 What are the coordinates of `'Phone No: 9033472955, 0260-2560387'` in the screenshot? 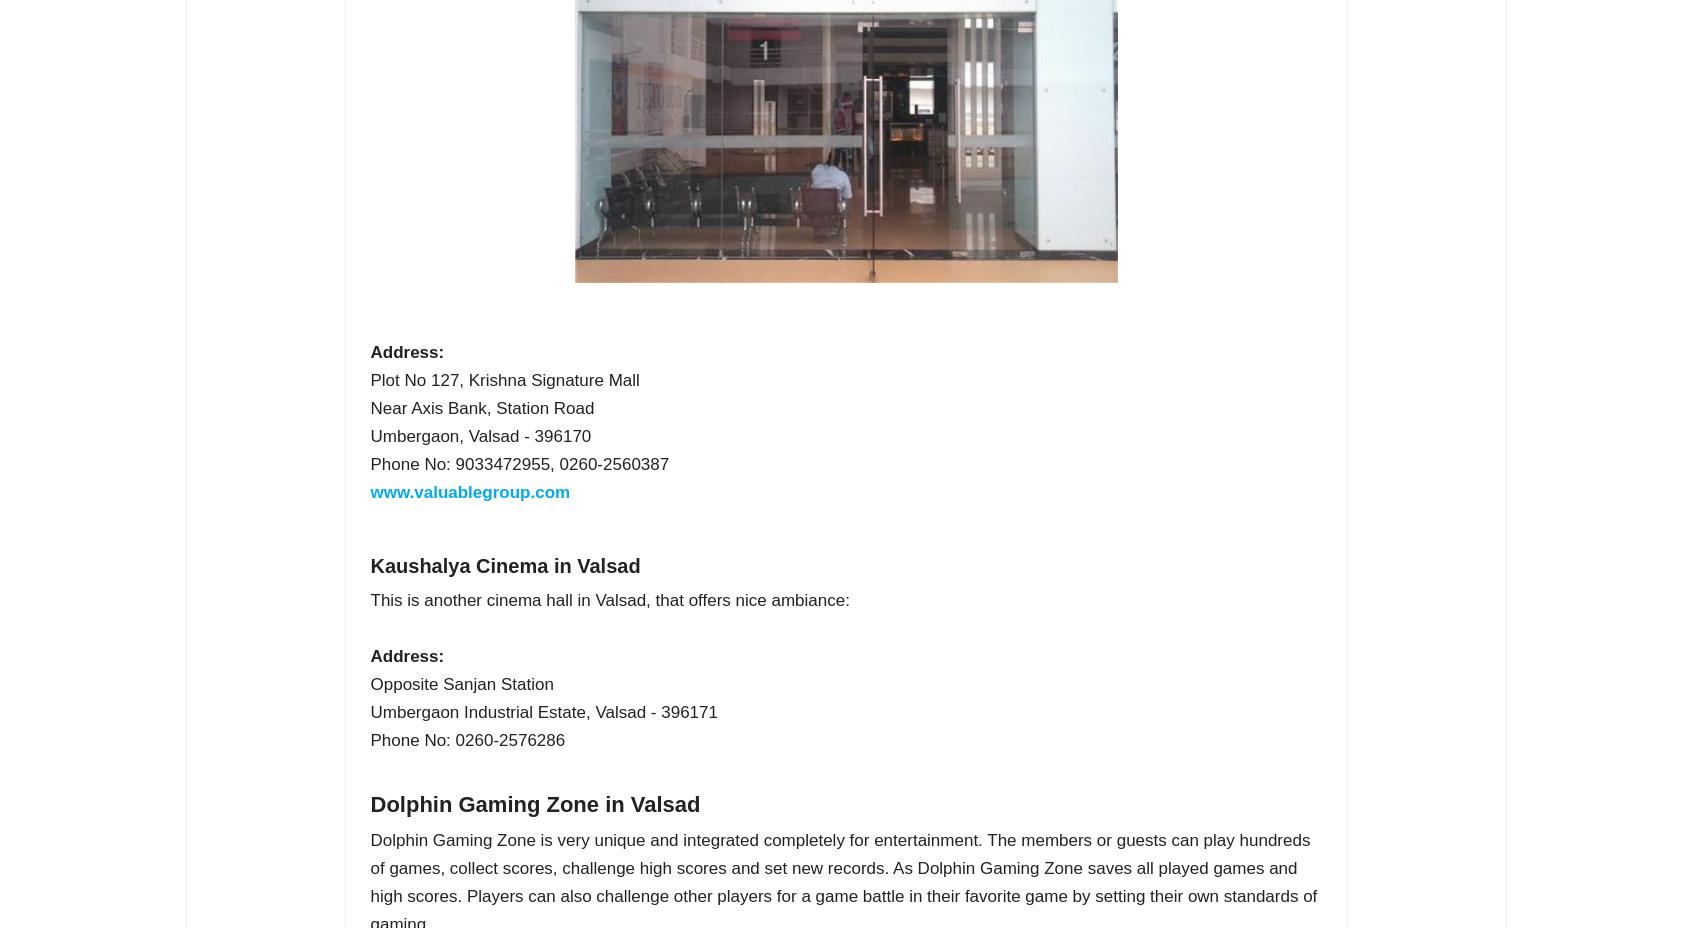 It's located at (519, 464).